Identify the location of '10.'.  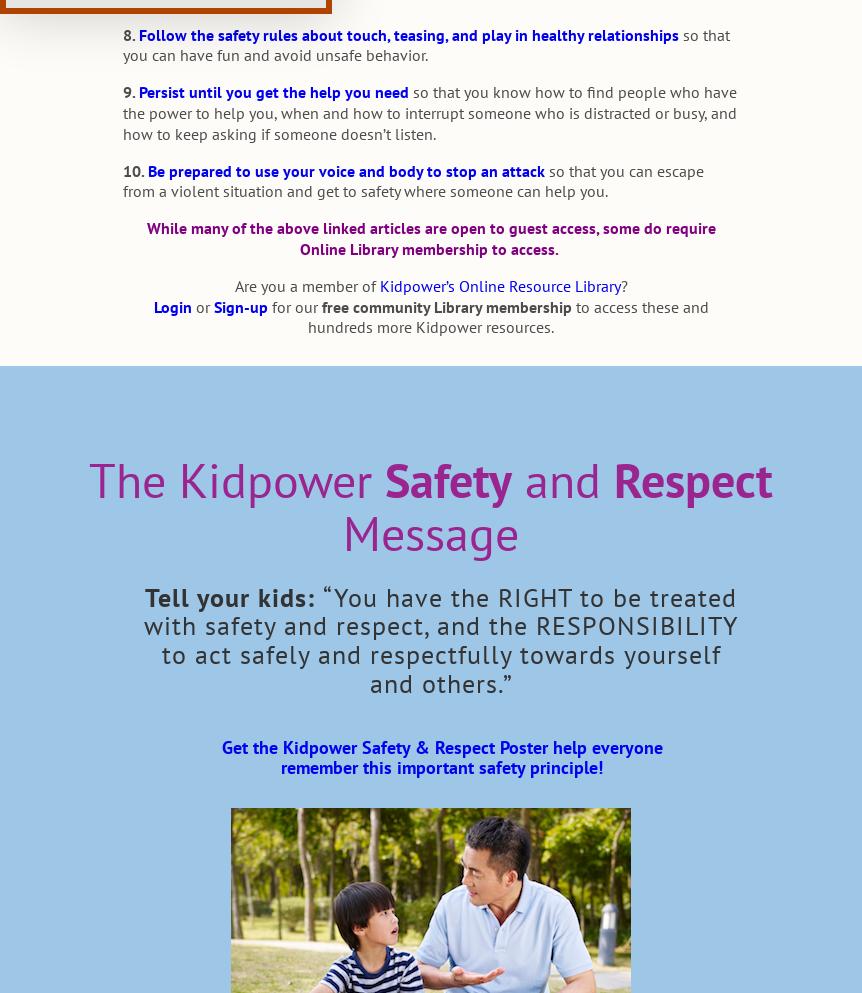
(131, 169).